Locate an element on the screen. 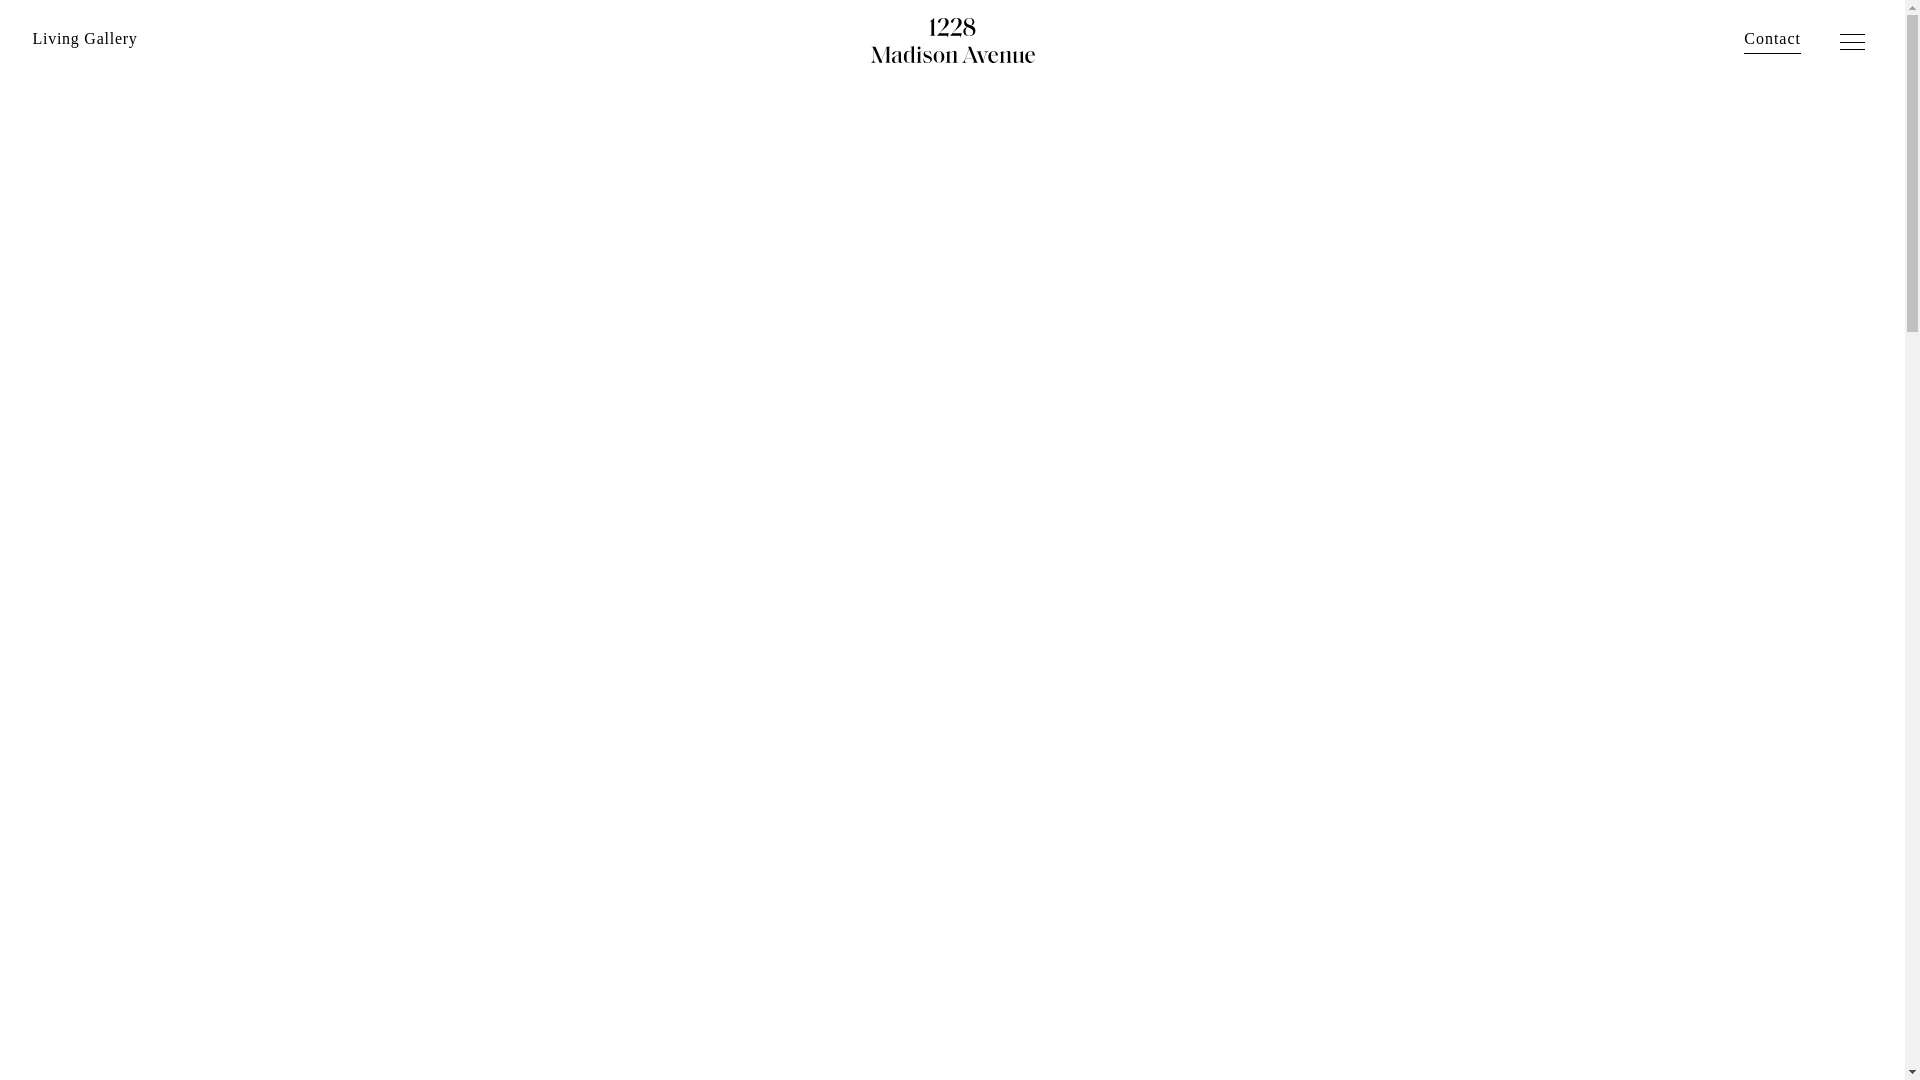 The height and width of the screenshot is (1080, 1920). 'Open Menu' is located at coordinates (1853, 43).